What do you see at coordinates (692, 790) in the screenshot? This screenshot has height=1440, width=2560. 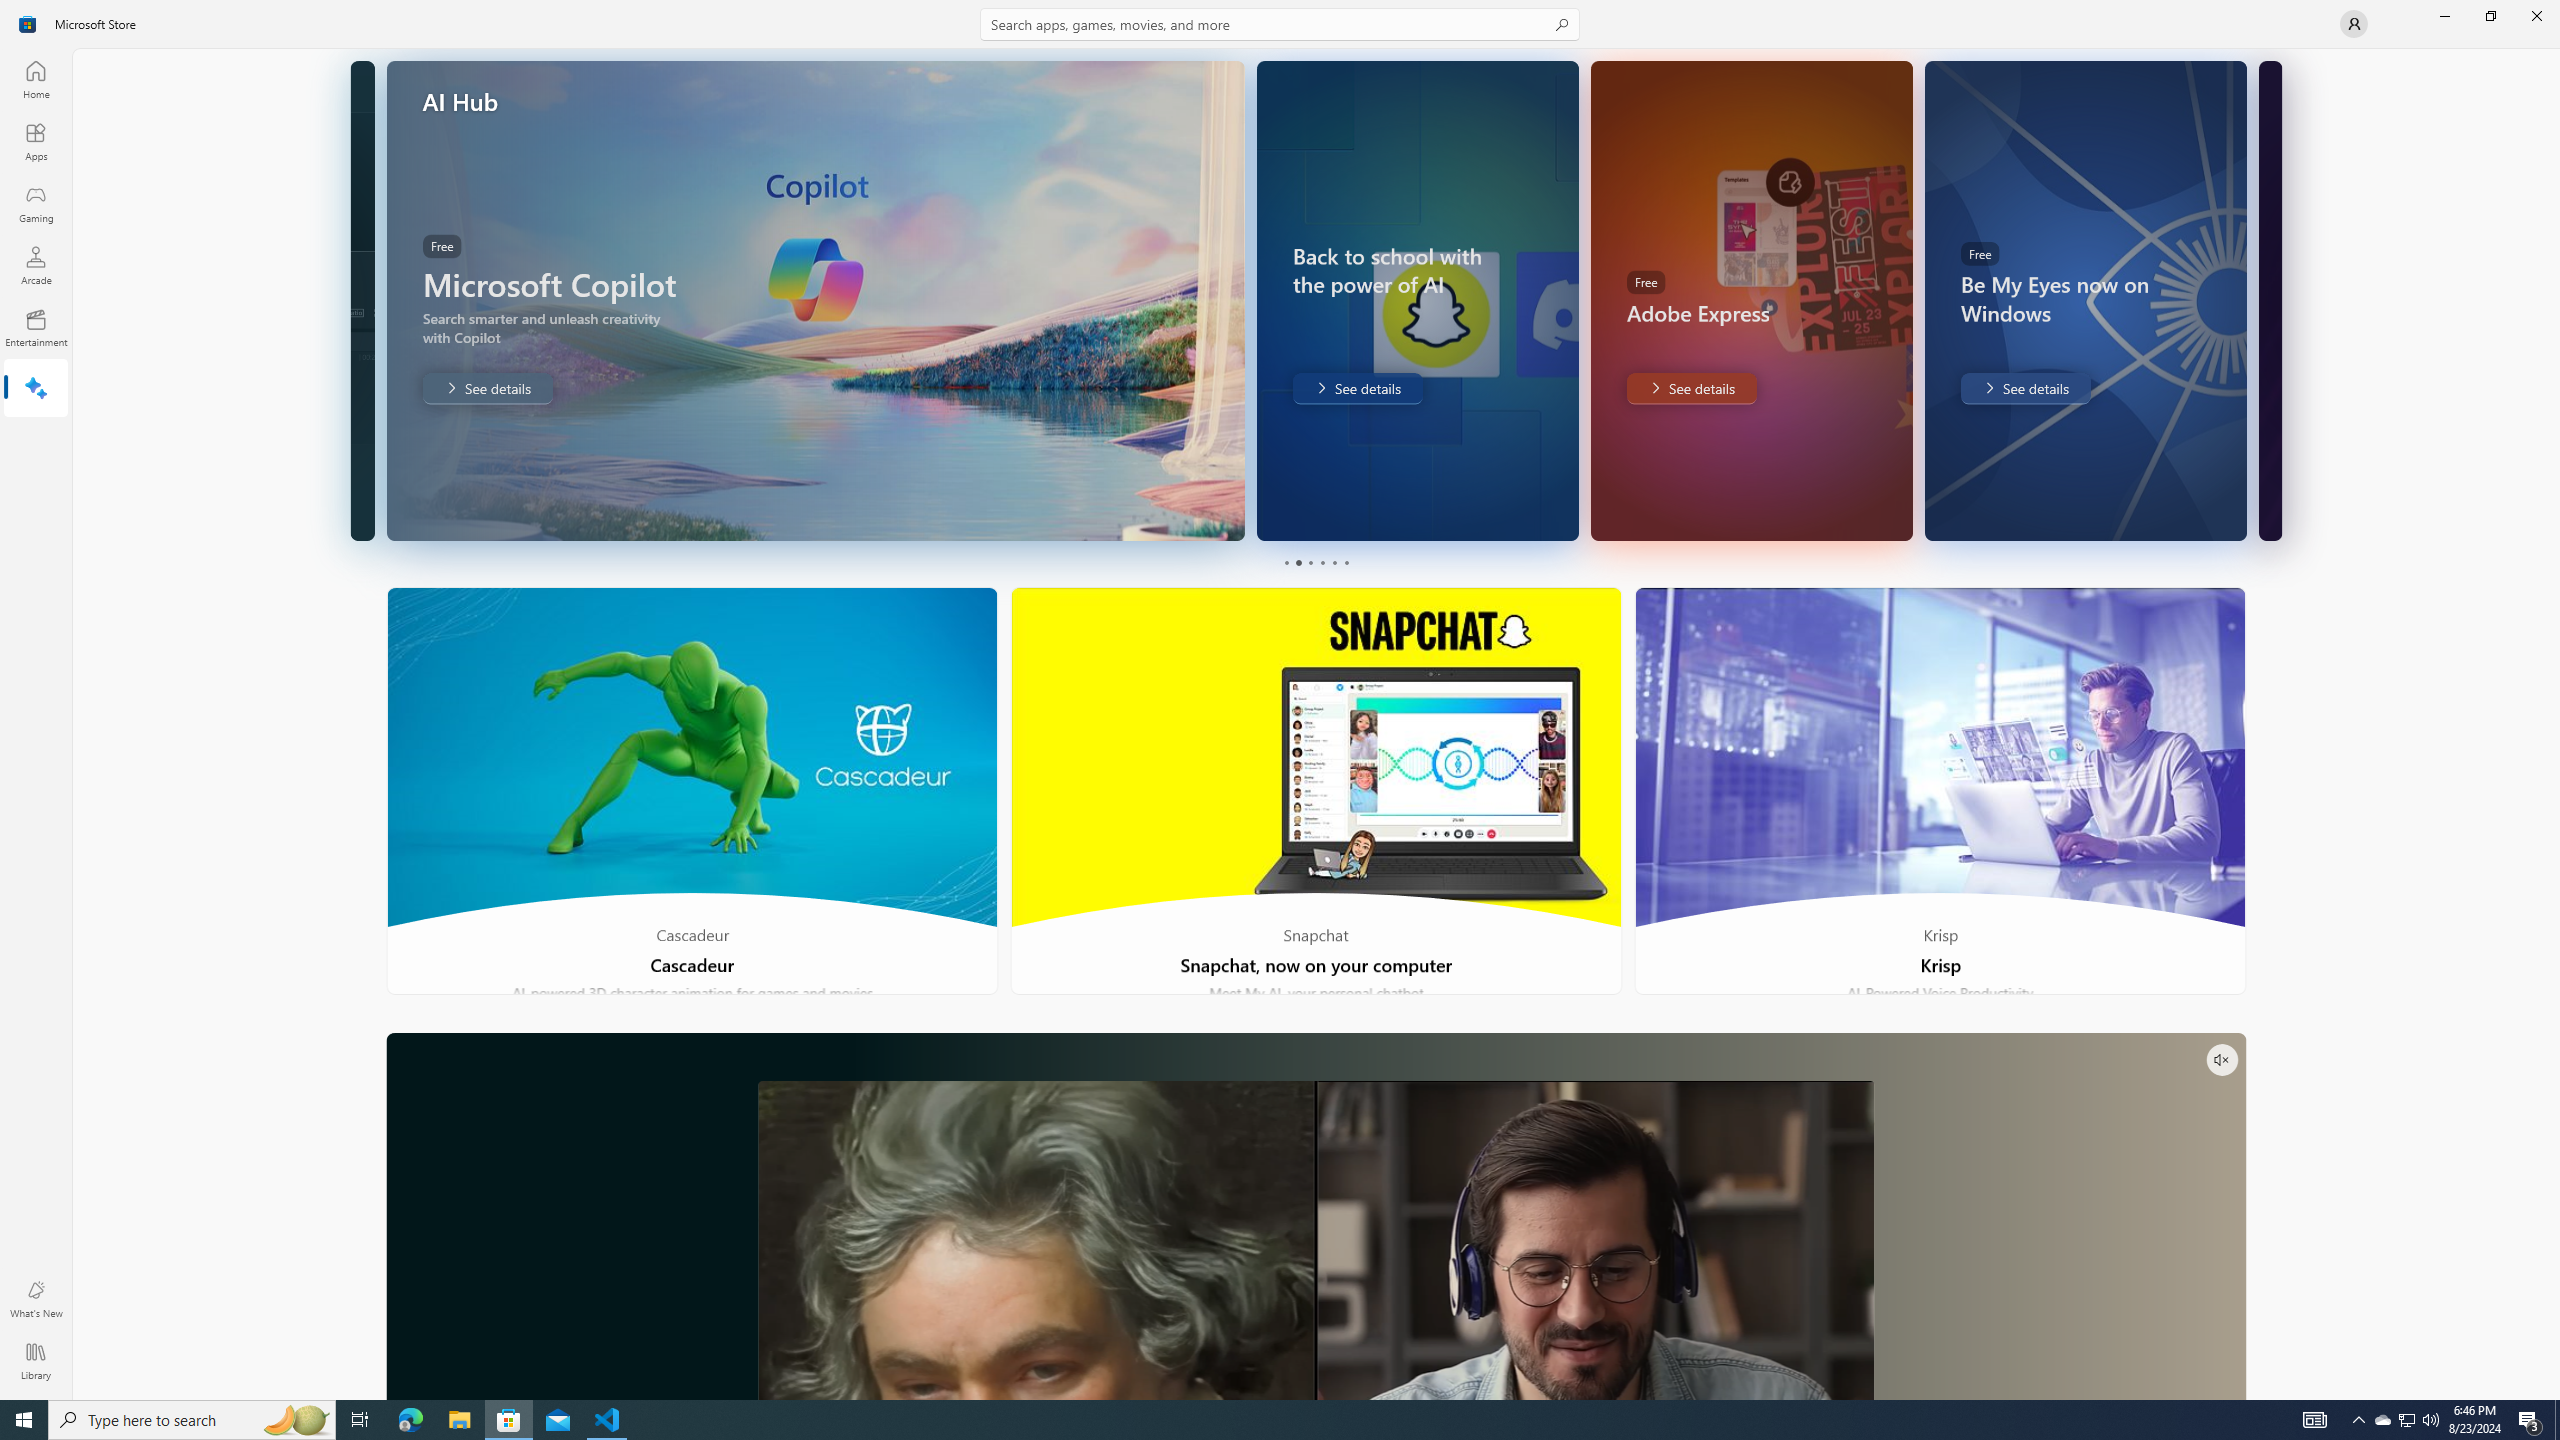 I see `'Cascadeur'` at bounding box center [692, 790].